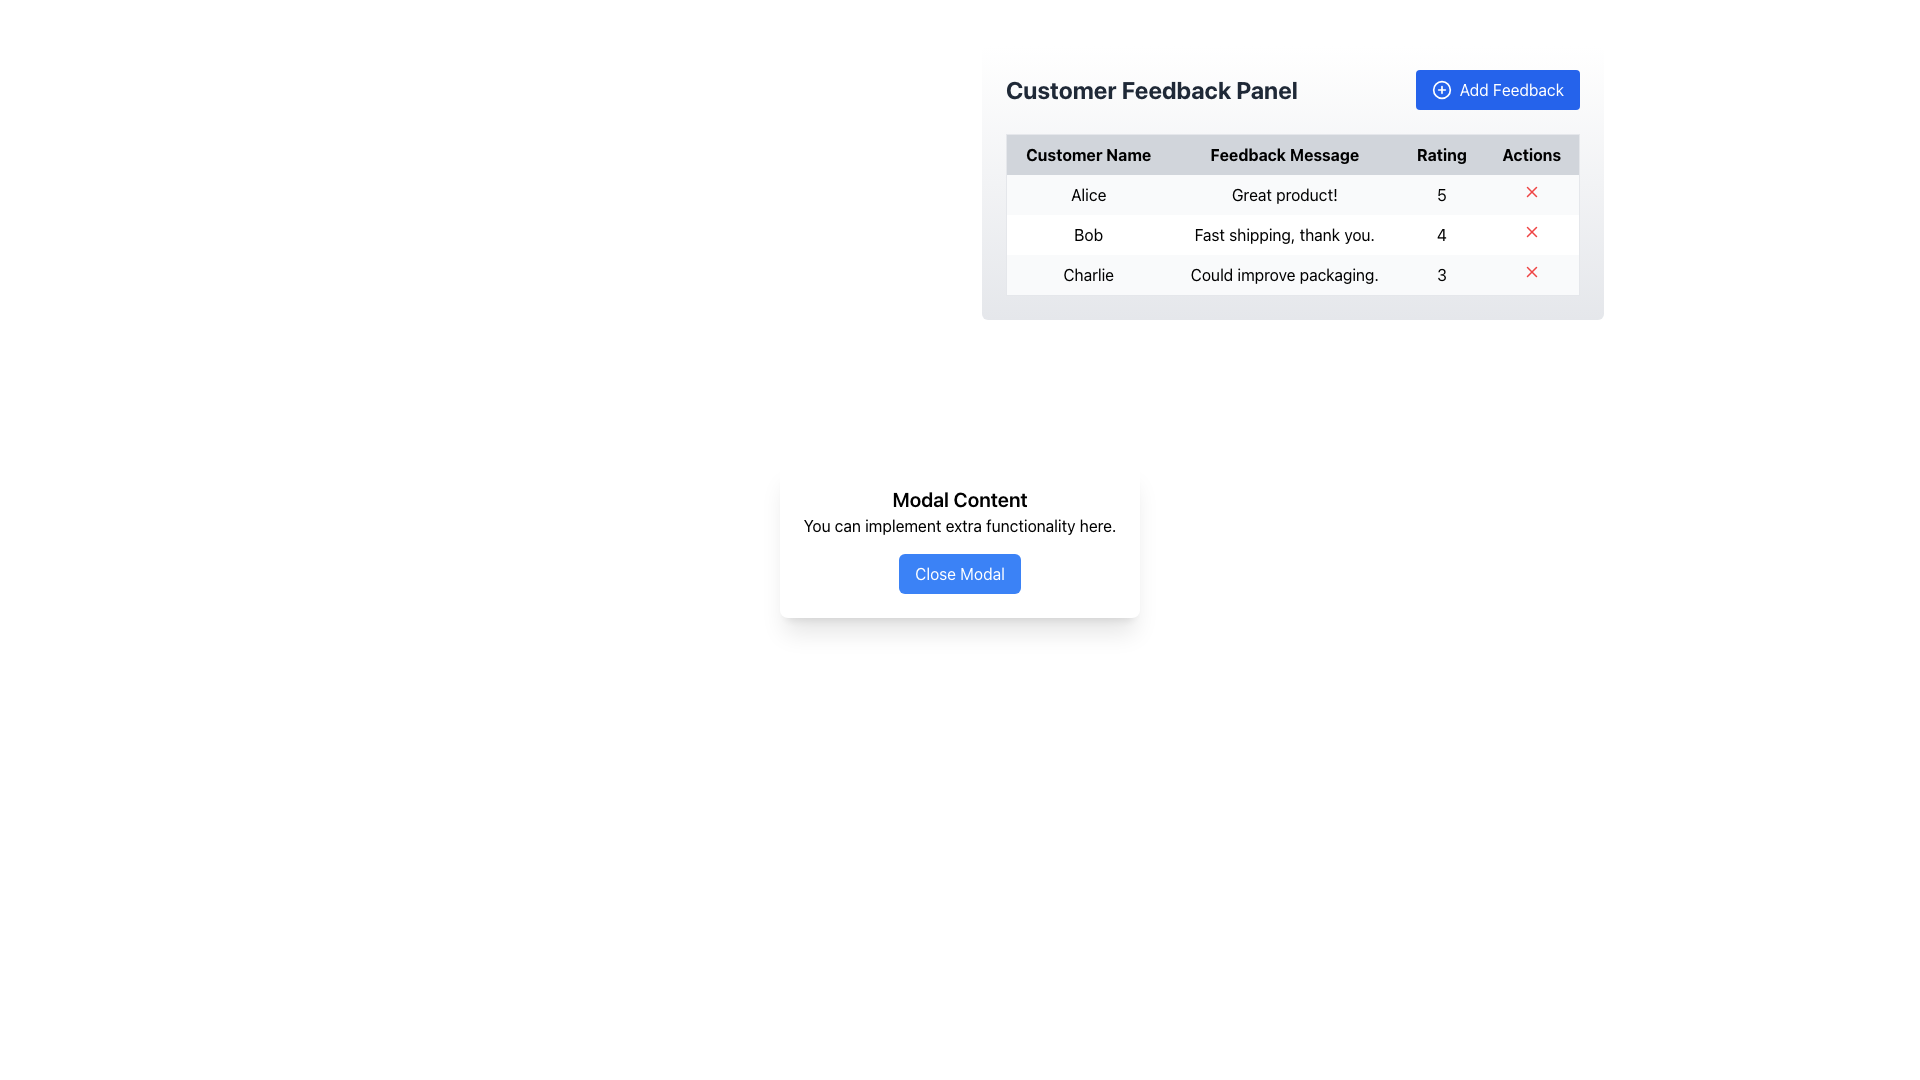  I want to click on the table cell containing the text 'Great product!' in the 'Feedback Message' column, which is located in the second column of the first row of the table, so click(1284, 195).